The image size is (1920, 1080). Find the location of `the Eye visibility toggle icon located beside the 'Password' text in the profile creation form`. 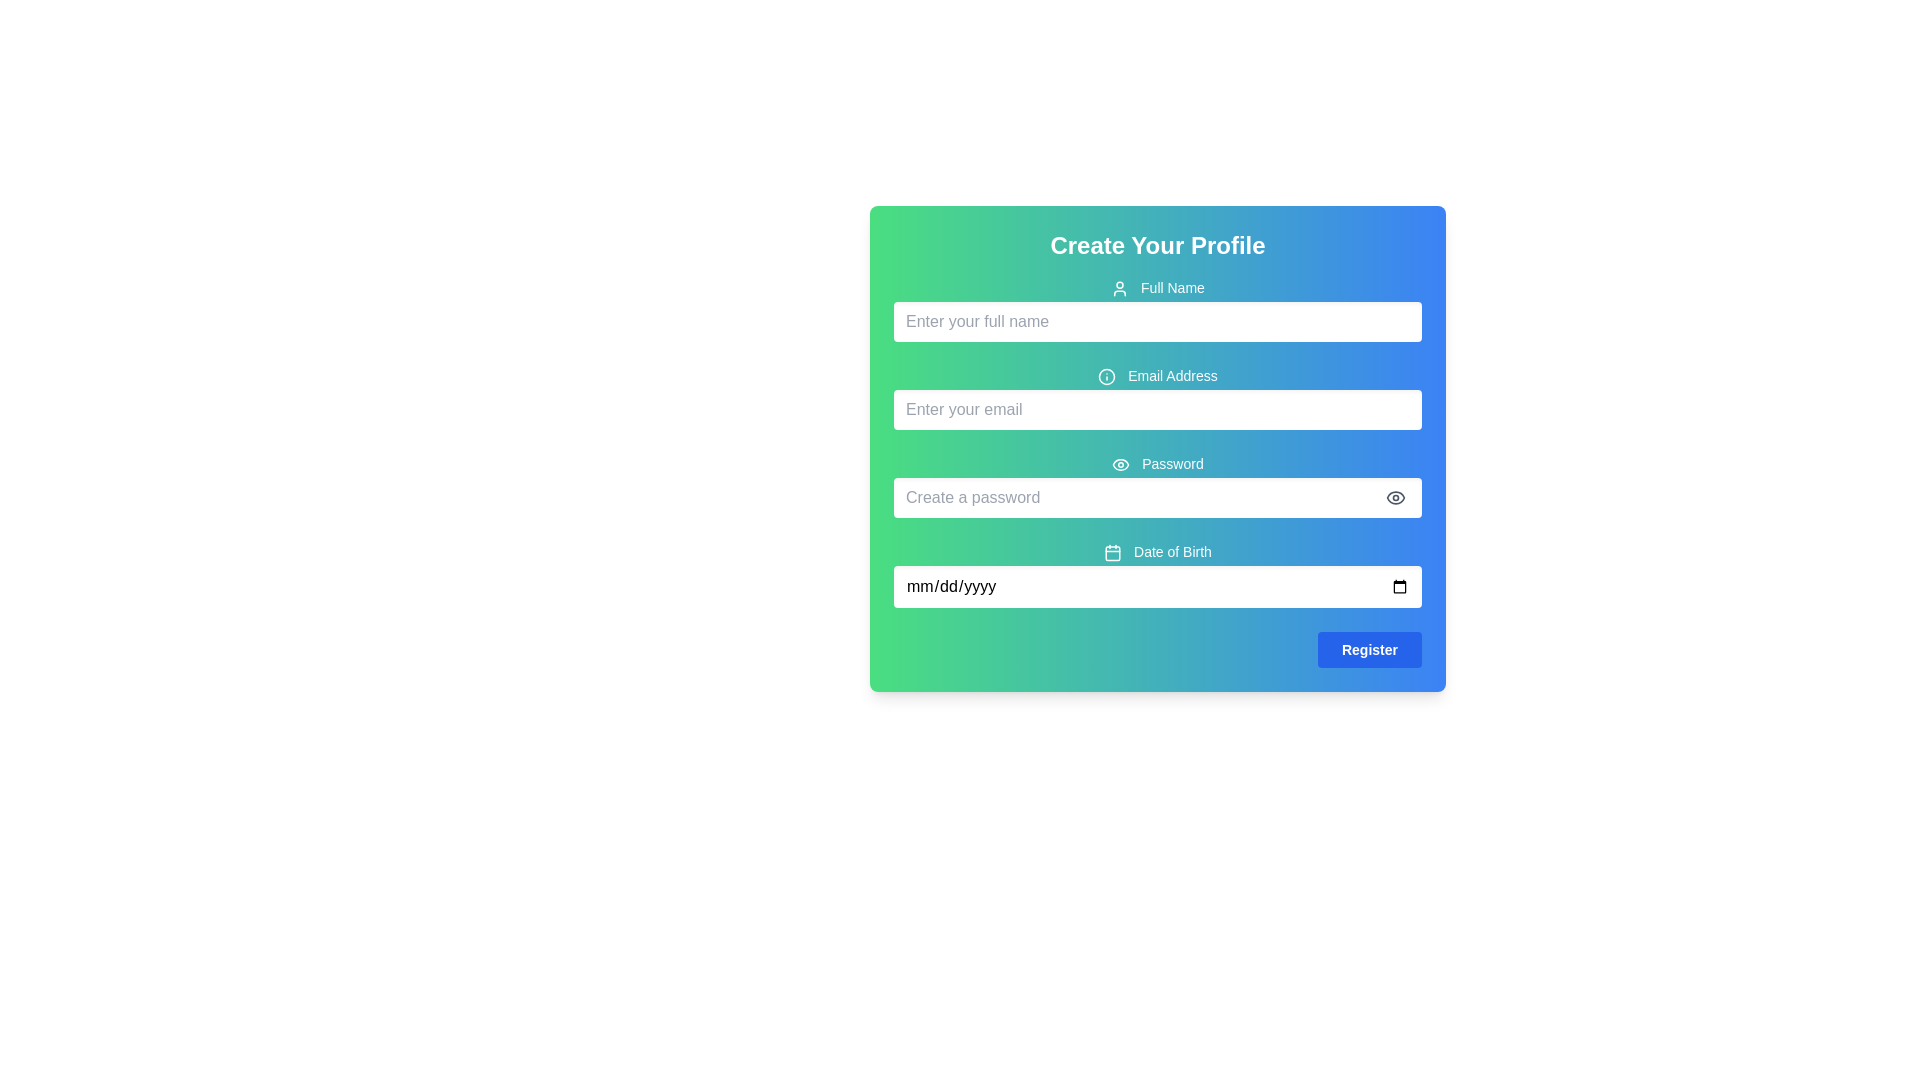

the Eye visibility toggle icon located beside the 'Password' text in the profile creation form is located at coordinates (1121, 465).